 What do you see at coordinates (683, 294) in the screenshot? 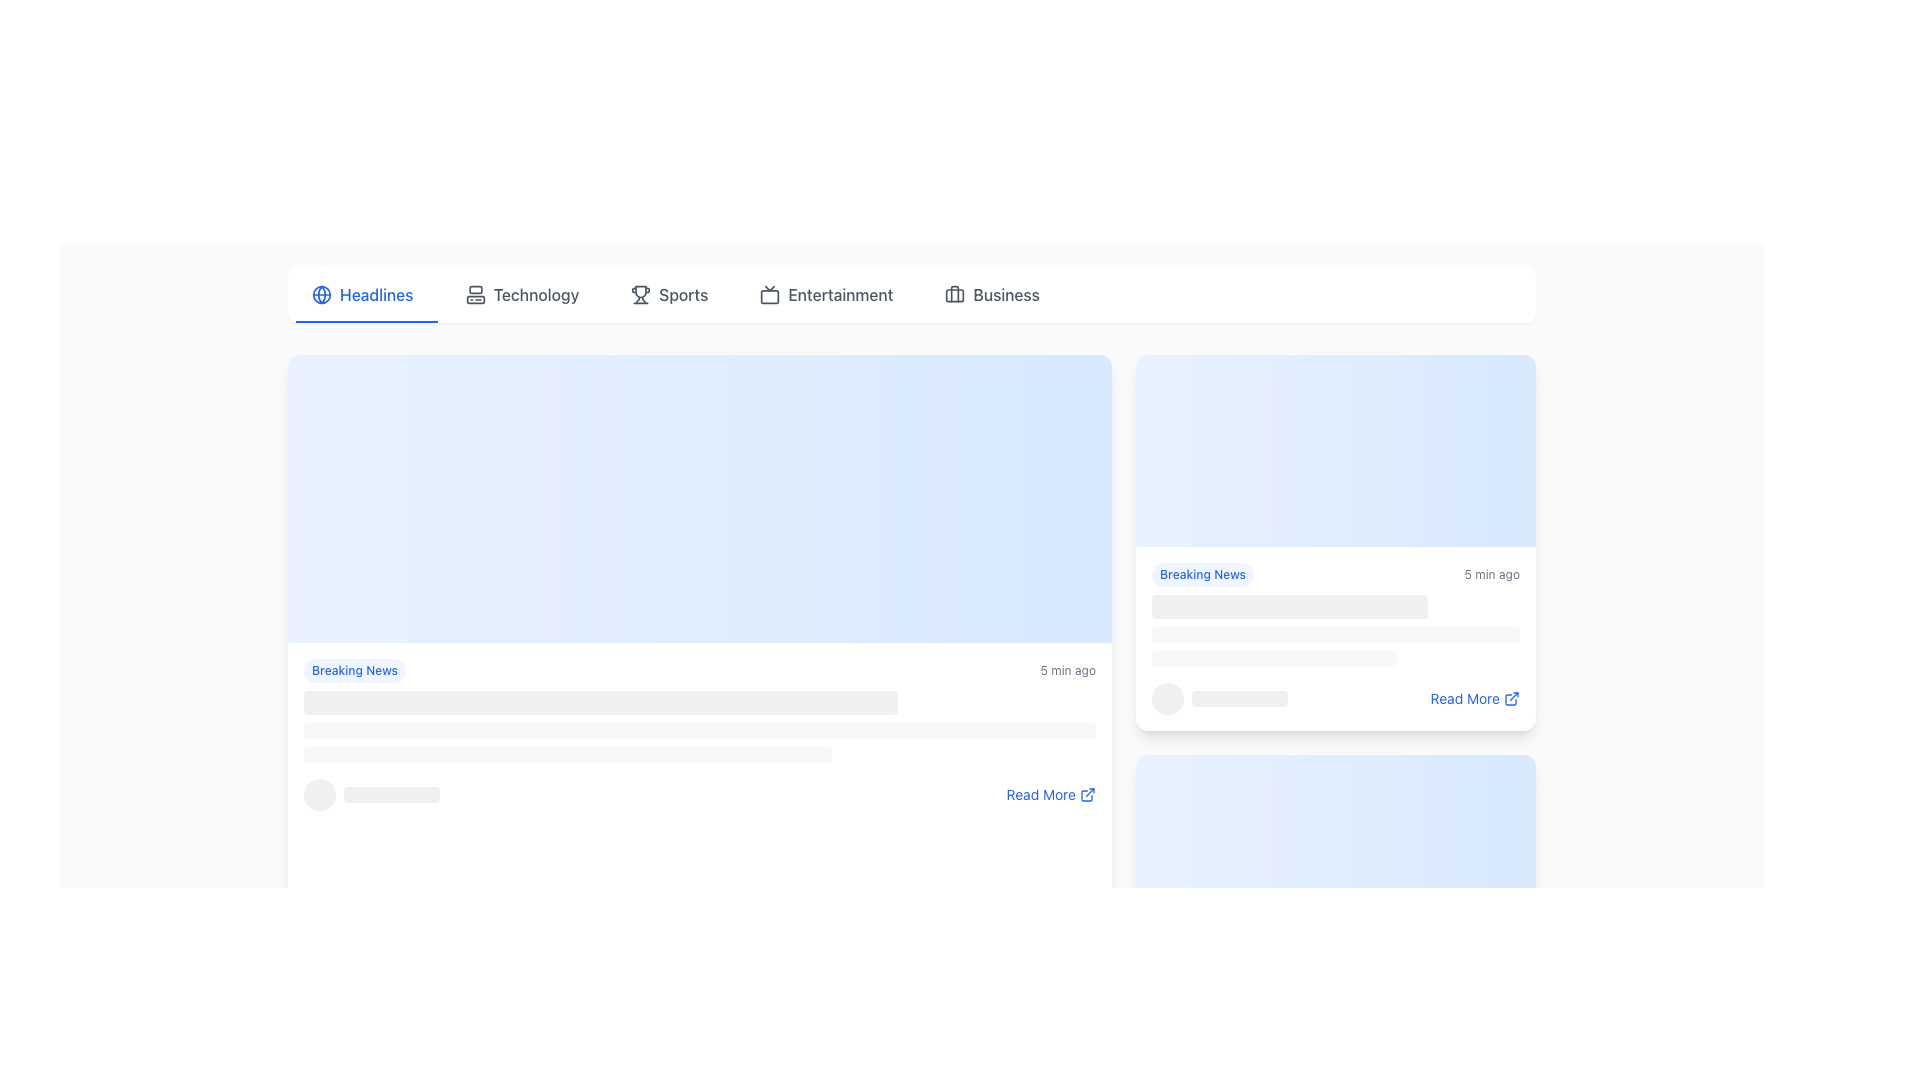
I see `the 'Sports' text label in the navigation bar` at bounding box center [683, 294].